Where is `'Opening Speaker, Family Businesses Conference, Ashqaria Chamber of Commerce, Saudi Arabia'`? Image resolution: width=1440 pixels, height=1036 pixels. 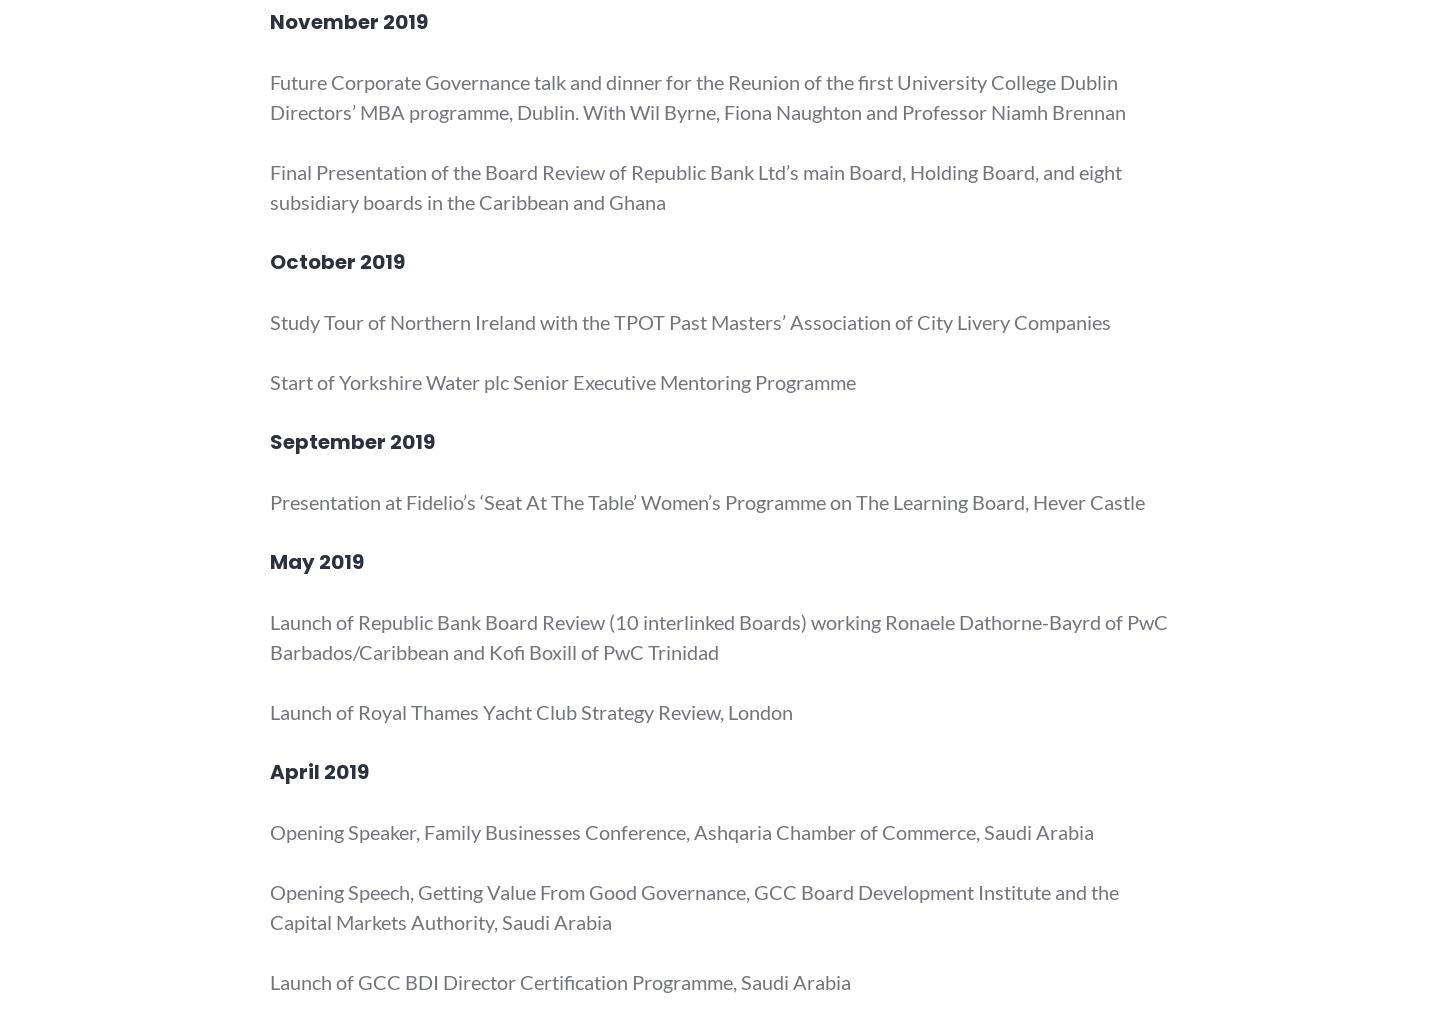 'Opening Speaker, Family Businesses Conference, Ashqaria Chamber of Commerce, Saudi Arabia' is located at coordinates (681, 832).